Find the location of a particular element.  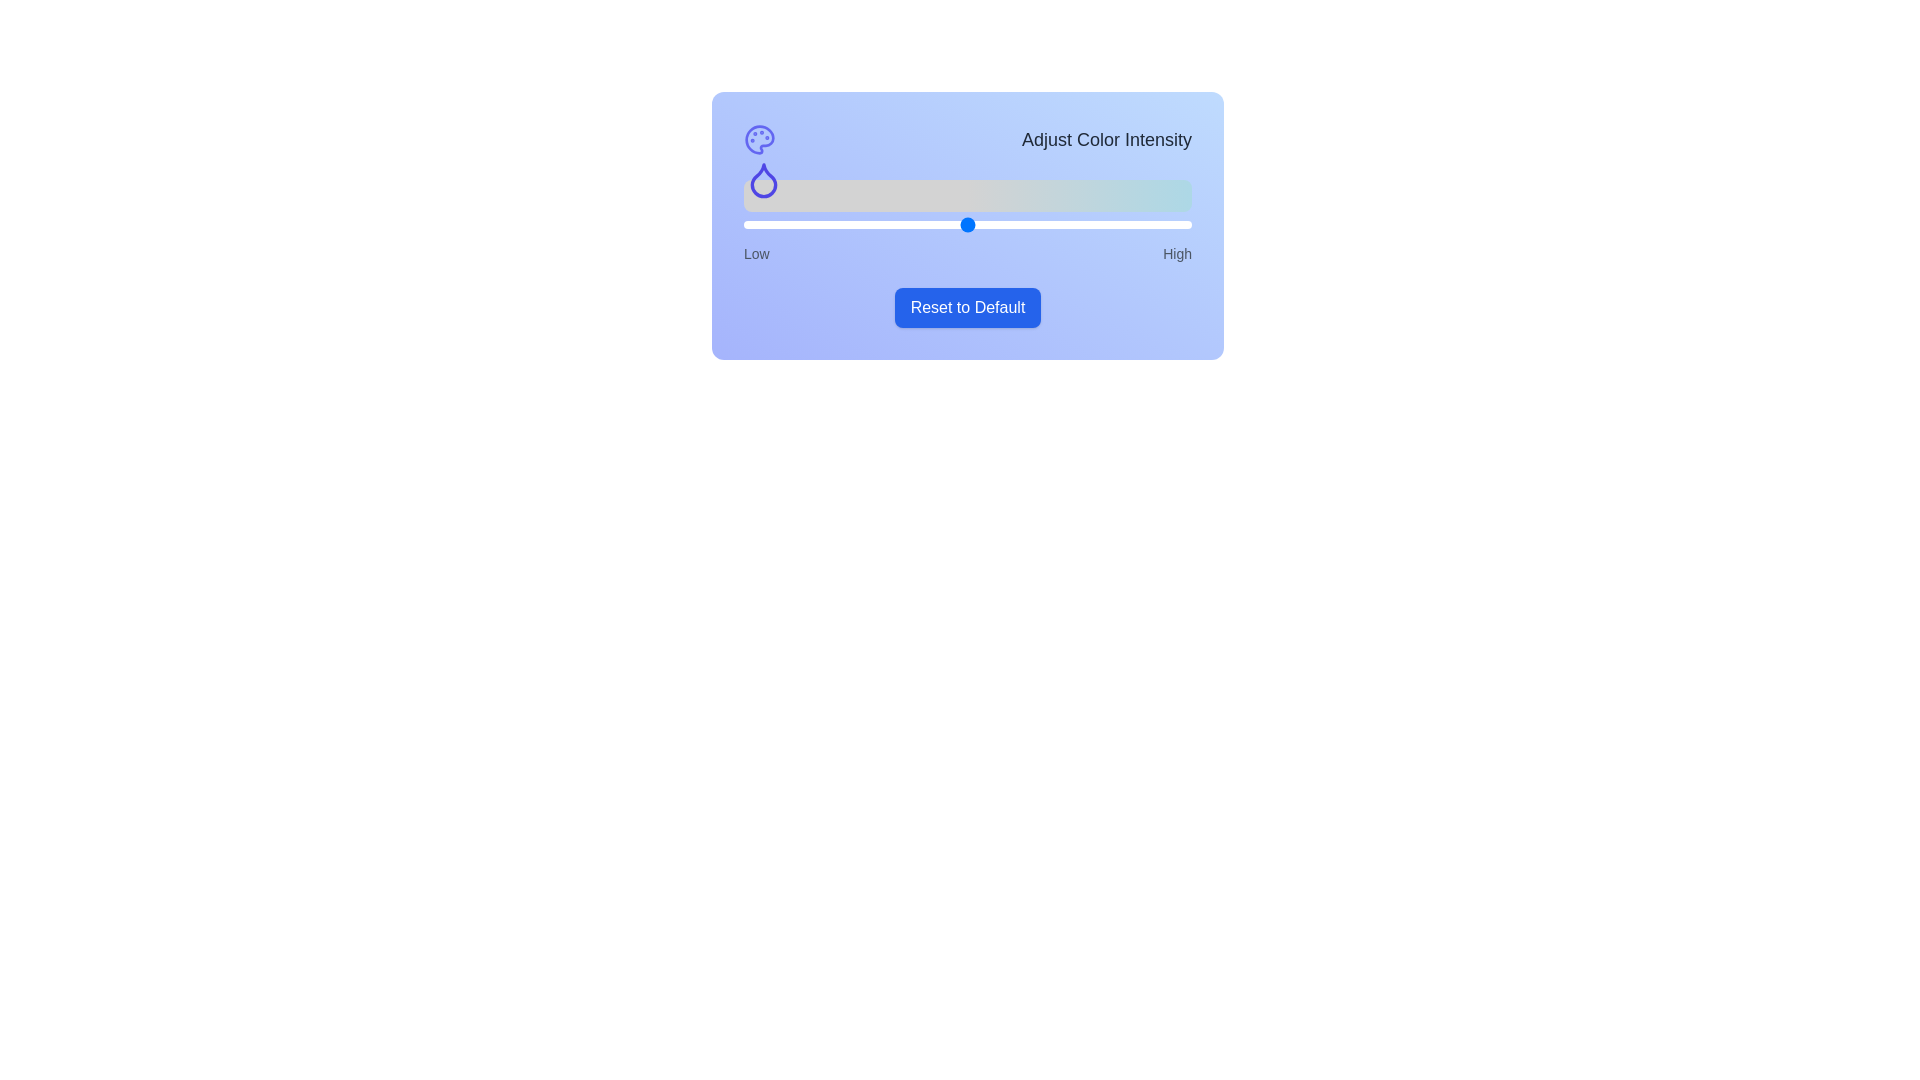

the slider to set the color intensity to 16 is located at coordinates (815, 224).